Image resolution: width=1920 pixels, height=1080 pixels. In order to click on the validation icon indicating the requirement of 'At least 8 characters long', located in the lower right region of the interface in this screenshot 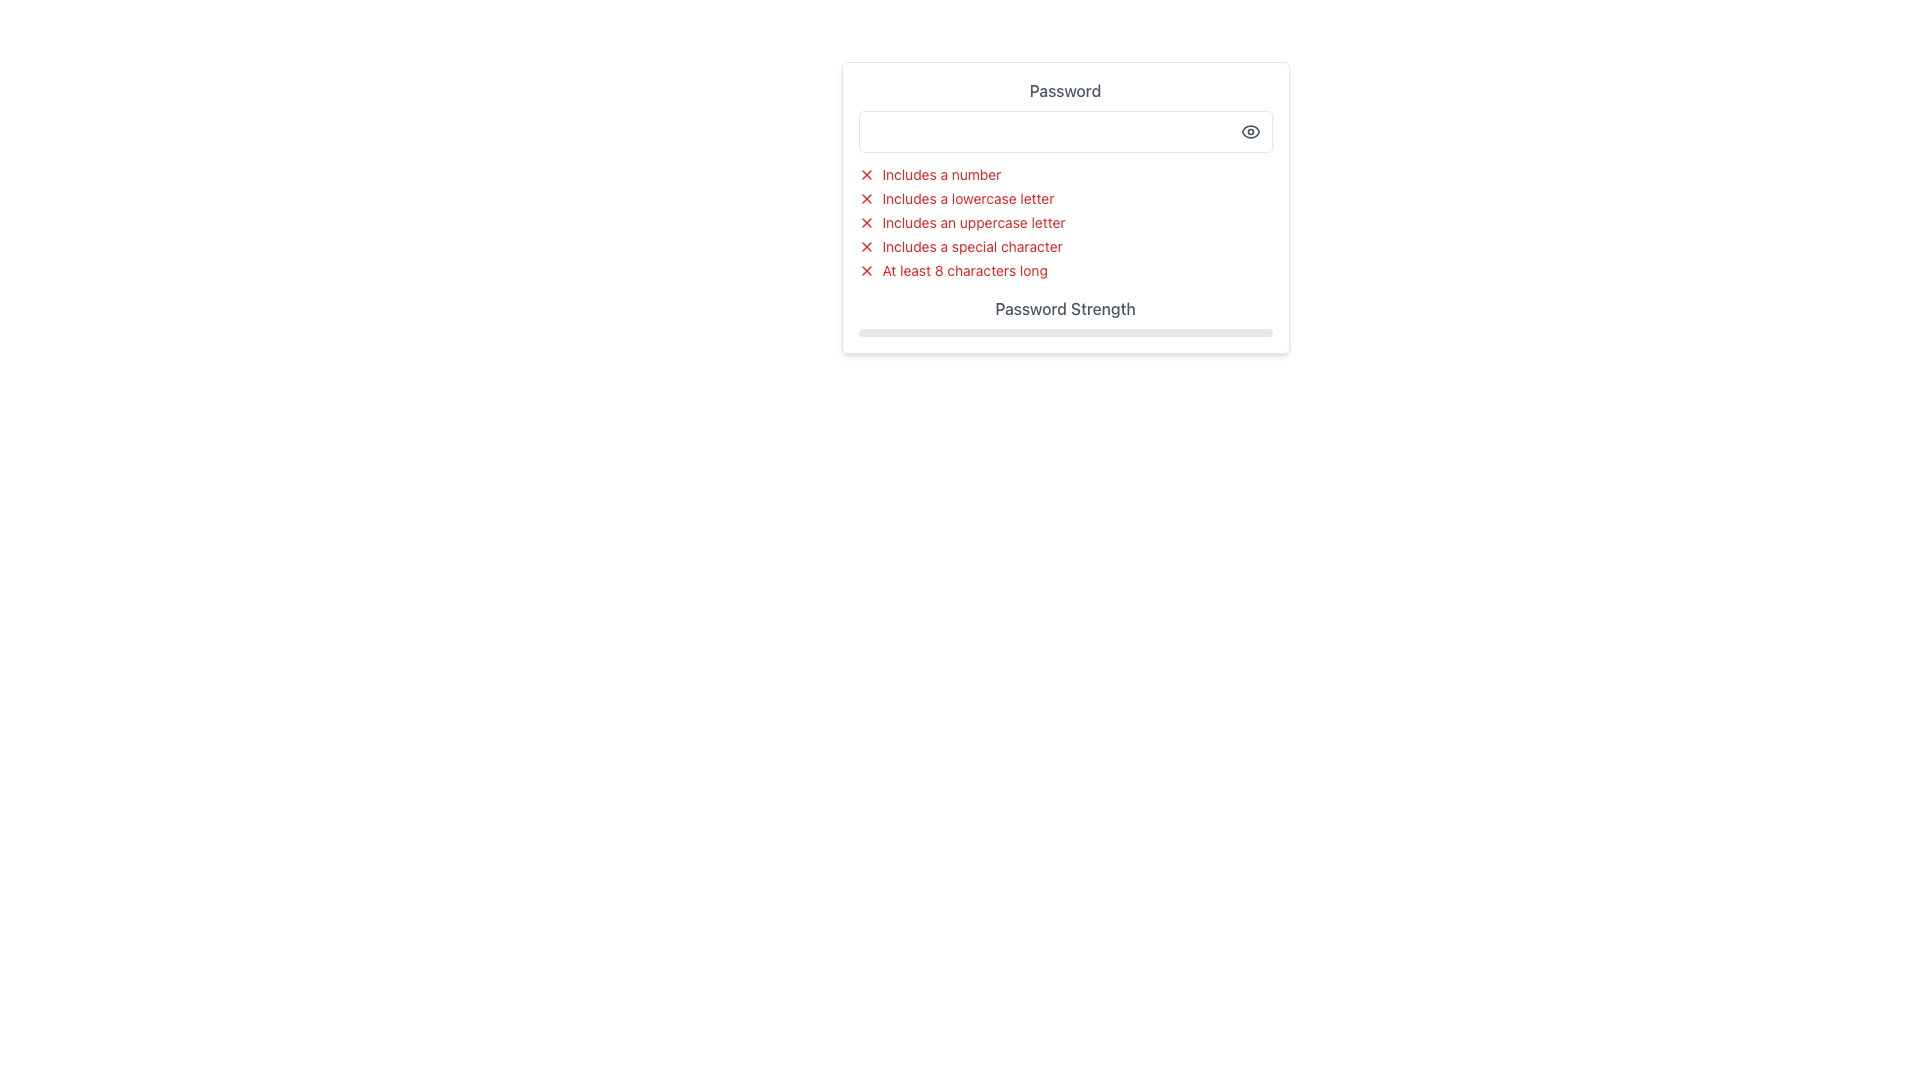, I will do `click(866, 270)`.